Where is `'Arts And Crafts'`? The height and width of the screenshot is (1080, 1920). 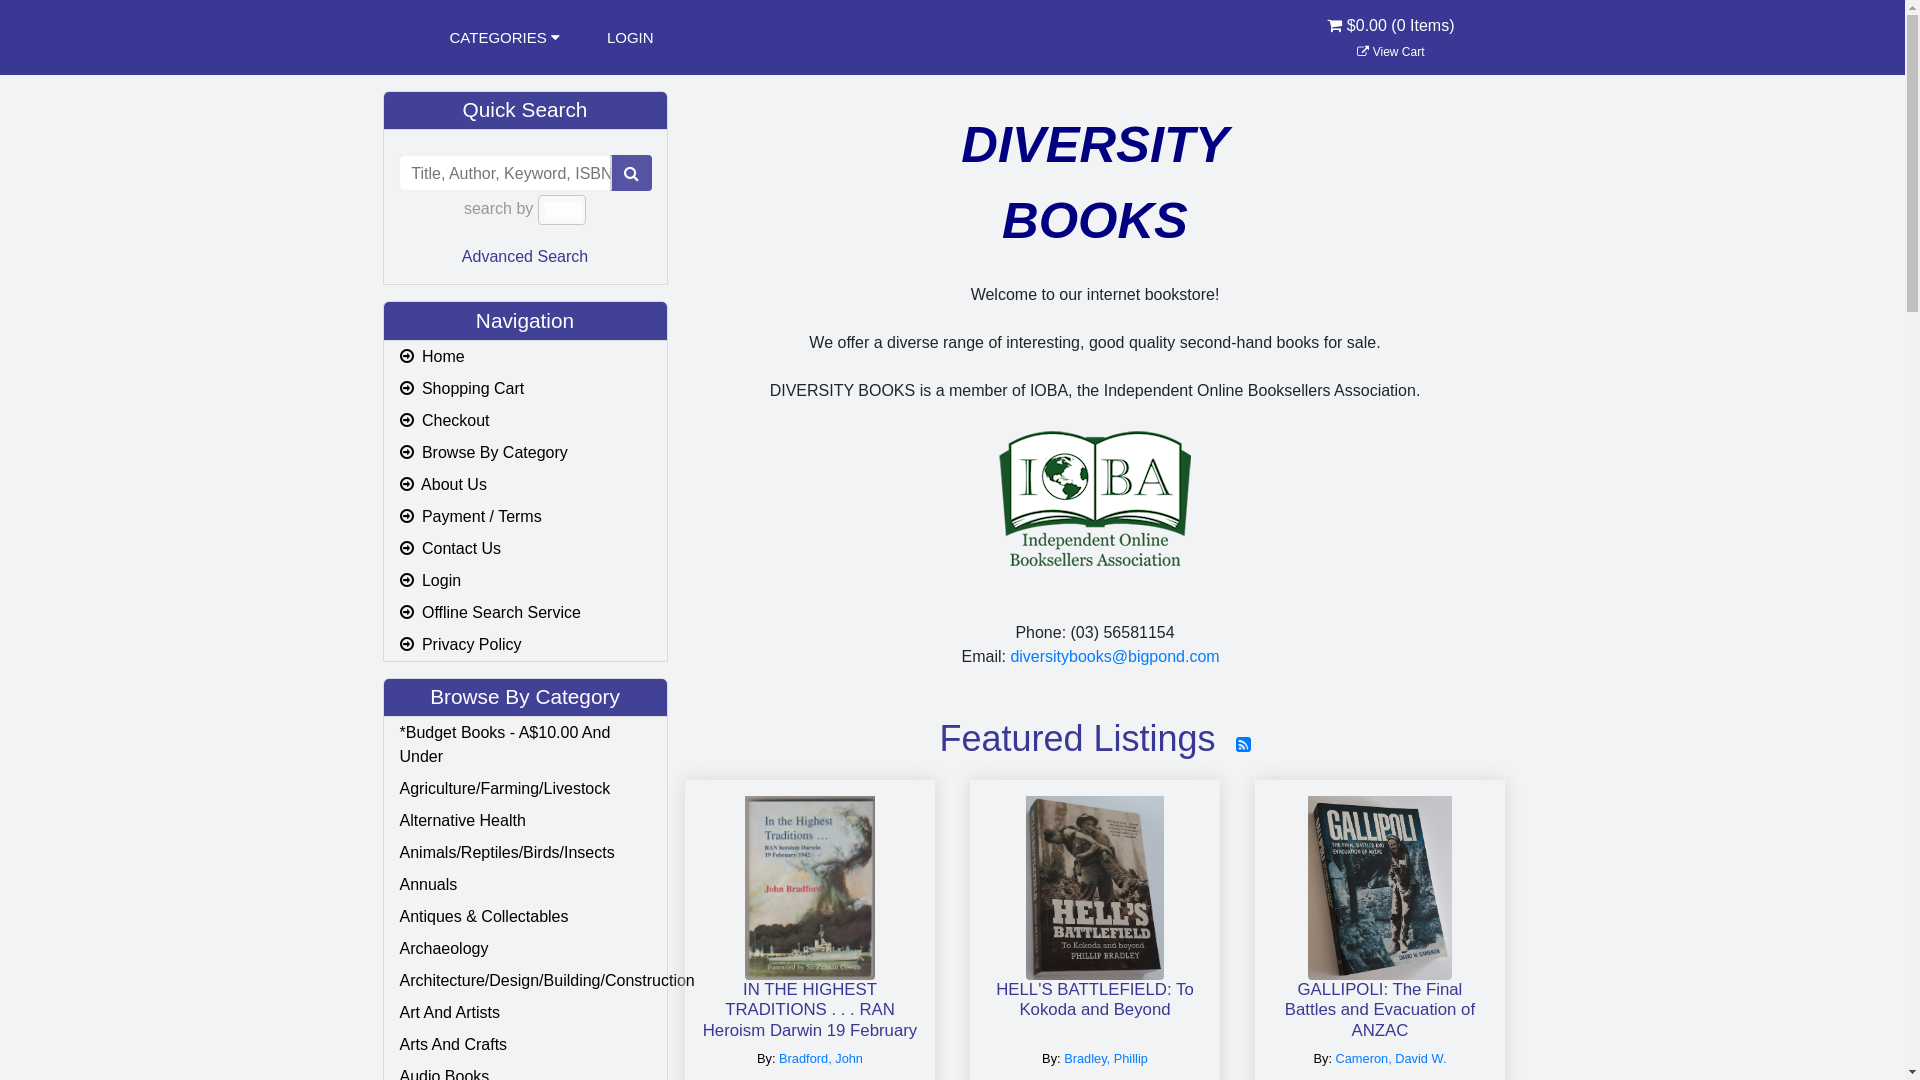 'Arts And Crafts' is located at coordinates (384, 1044).